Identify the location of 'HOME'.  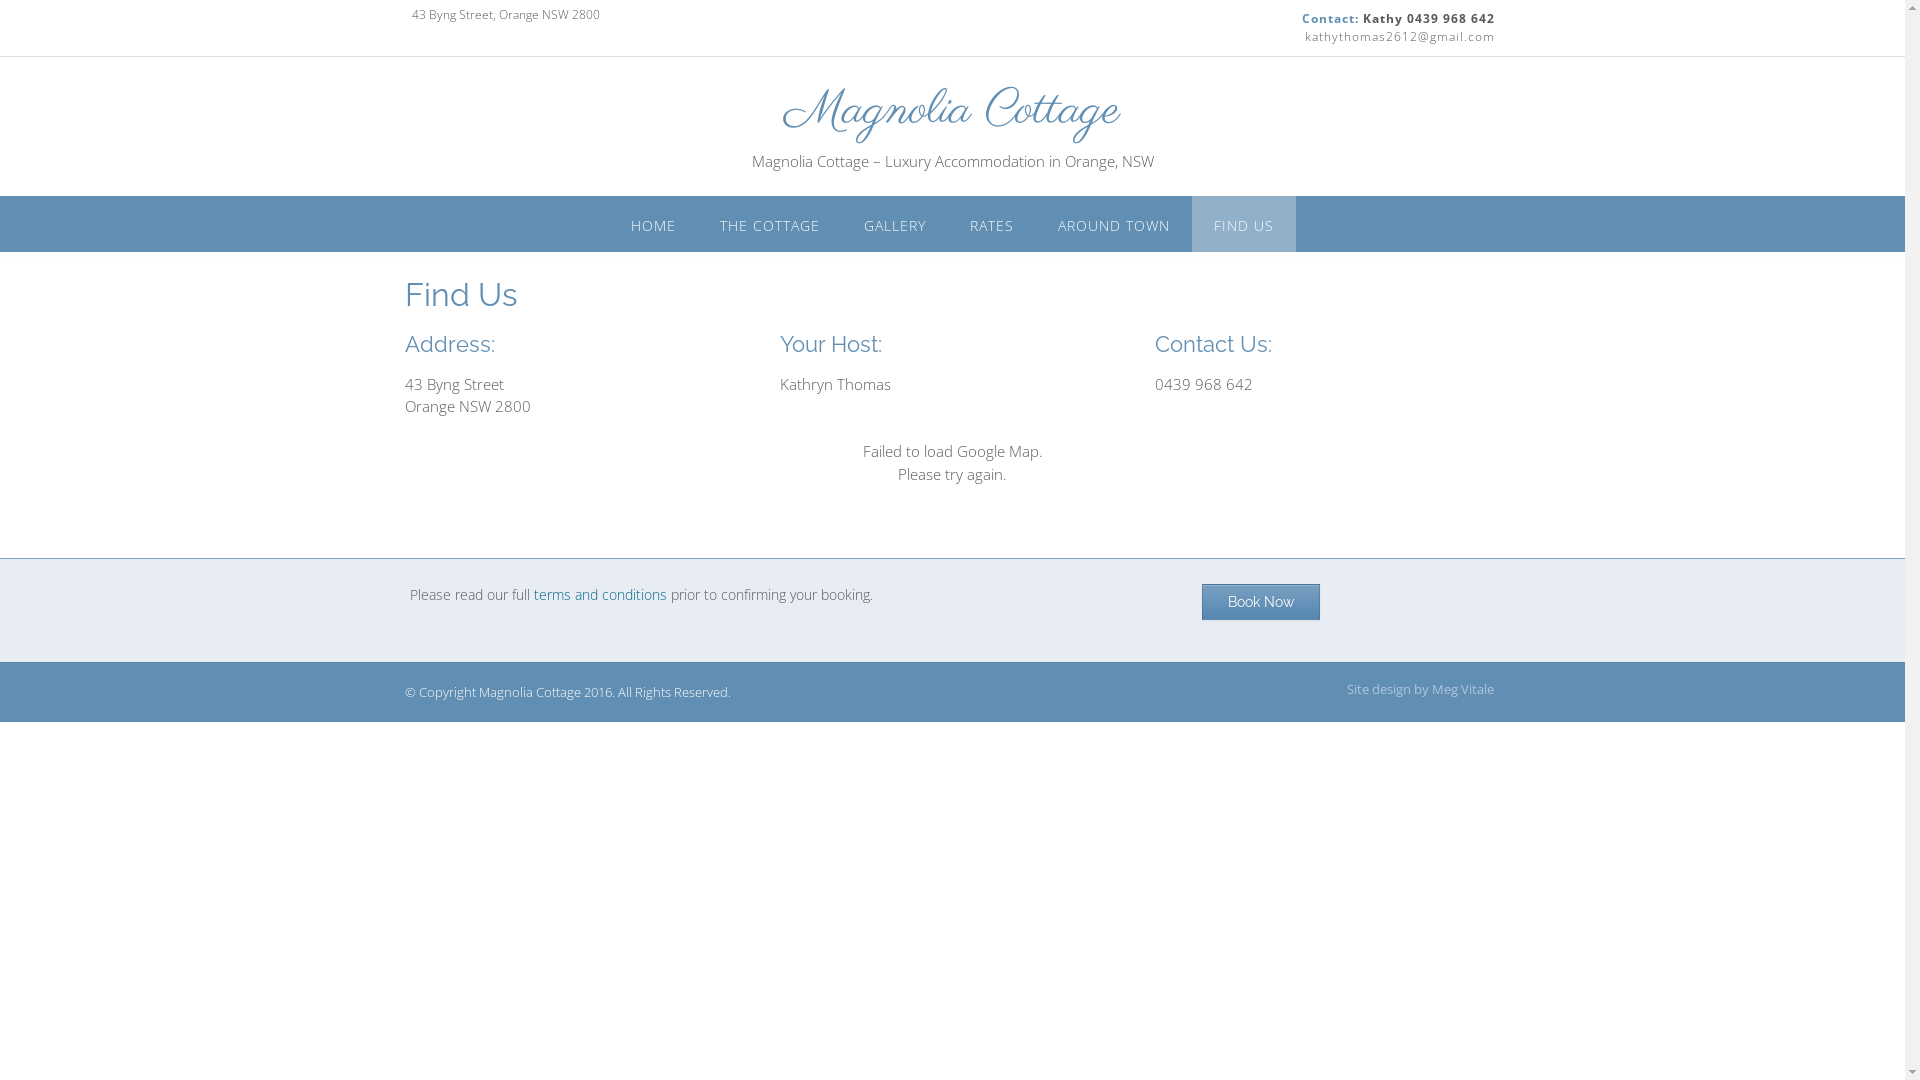
(653, 223).